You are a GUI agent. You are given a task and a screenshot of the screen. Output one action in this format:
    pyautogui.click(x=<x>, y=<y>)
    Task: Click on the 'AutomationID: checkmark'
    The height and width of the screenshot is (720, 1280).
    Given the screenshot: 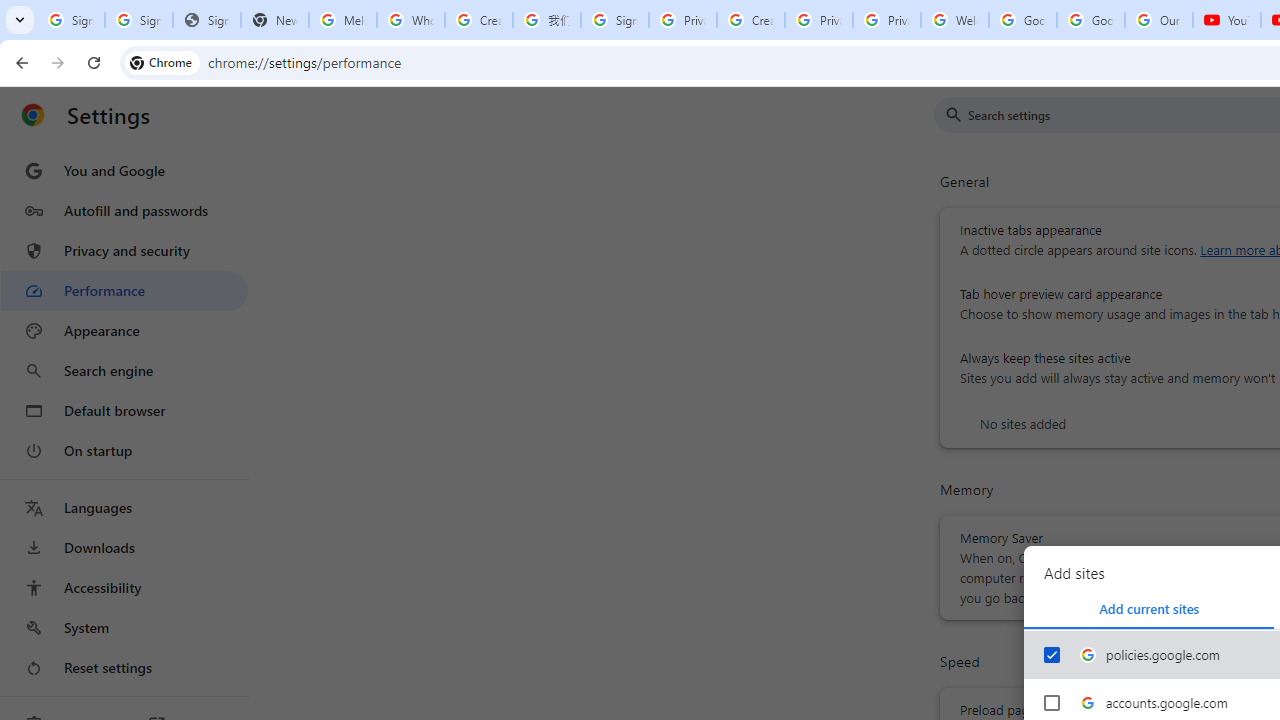 What is the action you would take?
    pyautogui.click(x=1051, y=654)
    